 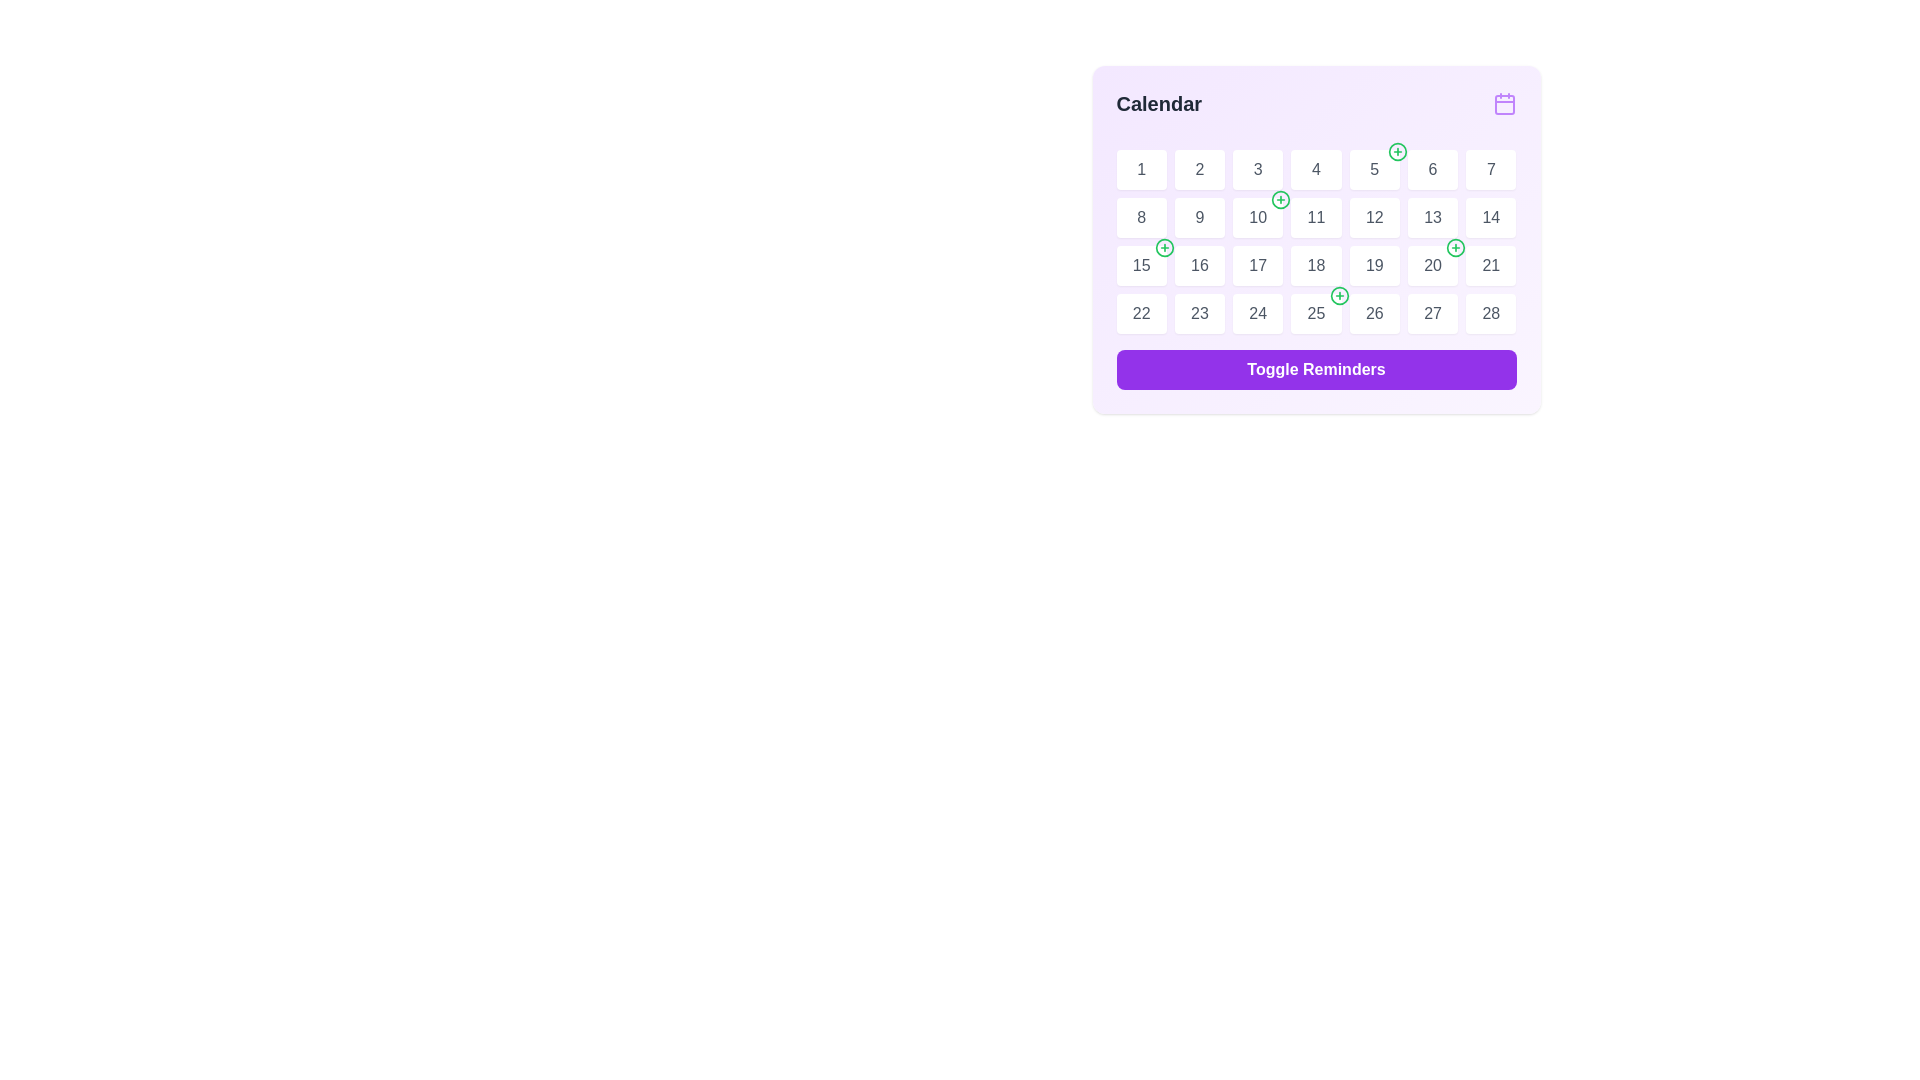 What do you see at coordinates (1200, 217) in the screenshot?
I see `the text label displaying the number '9' in light gray` at bounding box center [1200, 217].